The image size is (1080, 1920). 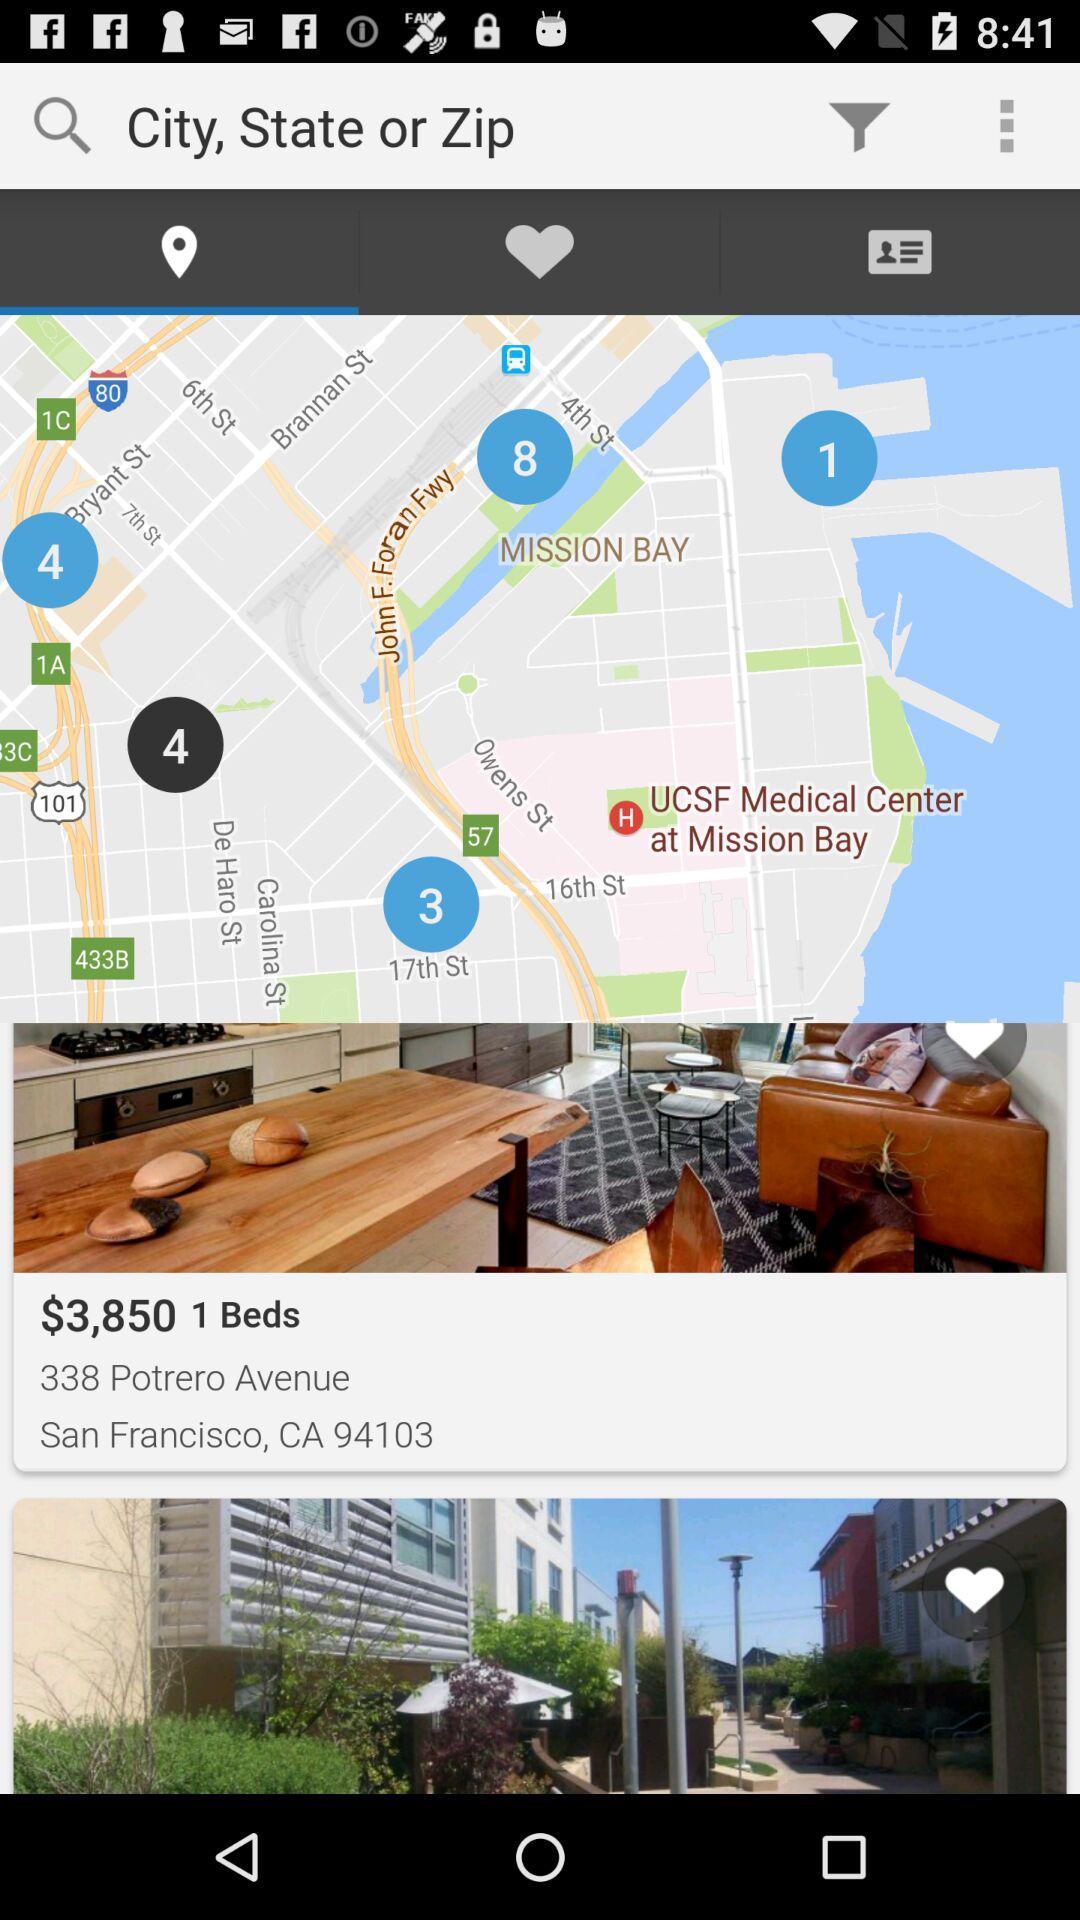 What do you see at coordinates (948, 1716) in the screenshot?
I see `list` at bounding box center [948, 1716].